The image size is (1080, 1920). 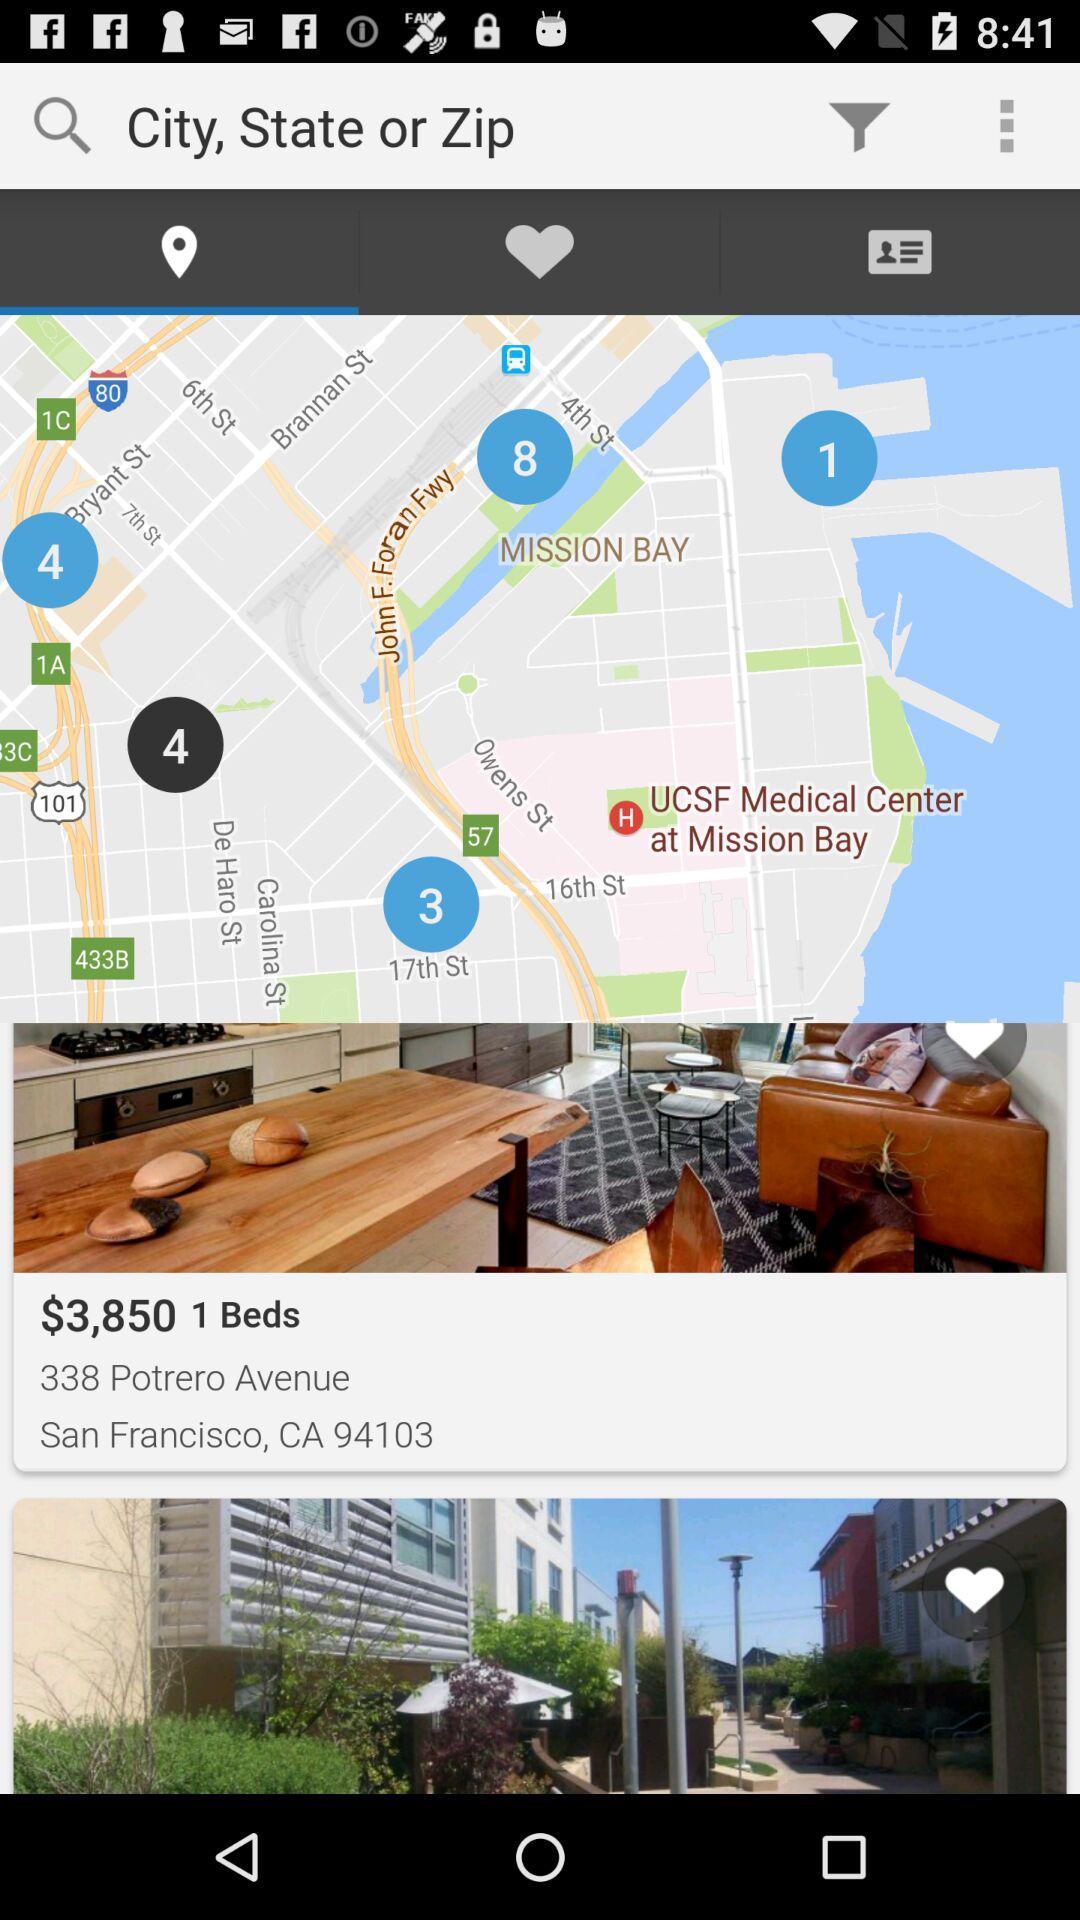 What do you see at coordinates (948, 1716) in the screenshot?
I see `list` at bounding box center [948, 1716].